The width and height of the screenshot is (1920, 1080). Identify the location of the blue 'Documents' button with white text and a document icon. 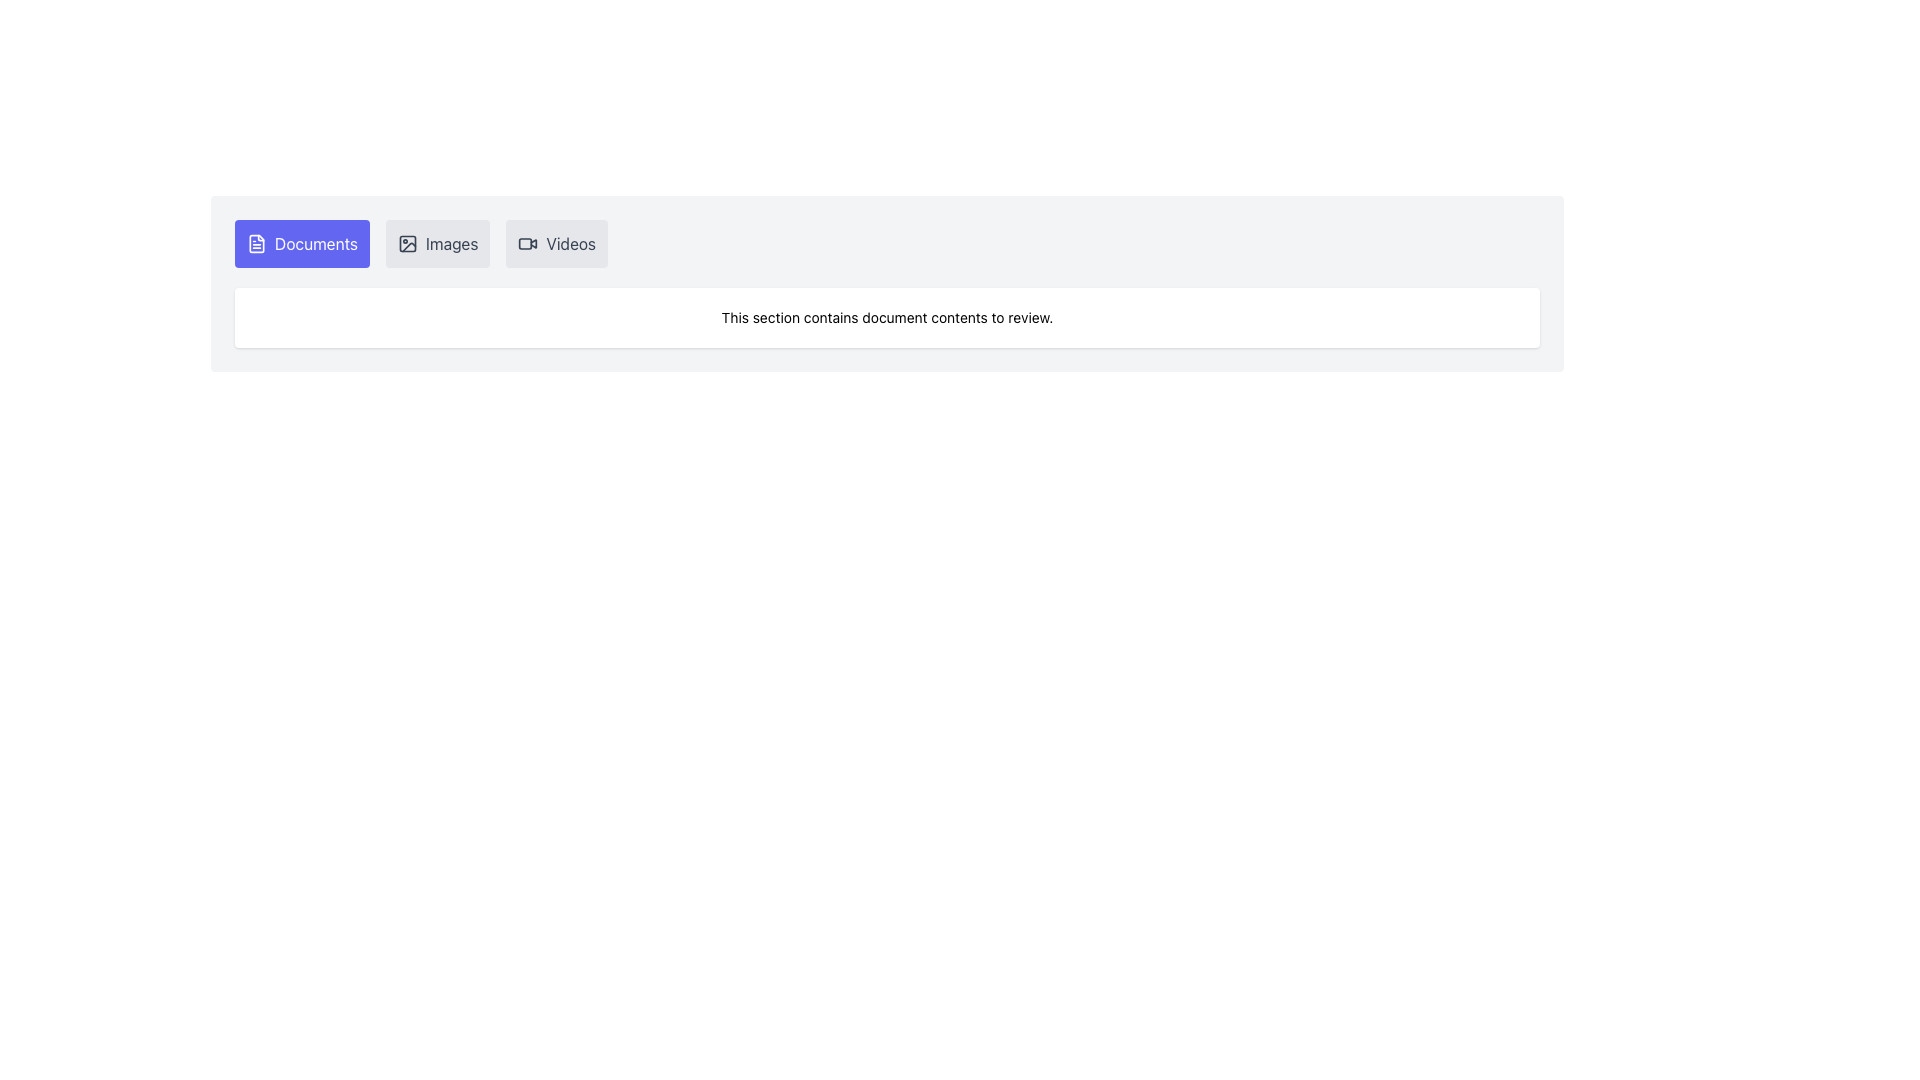
(301, 242).